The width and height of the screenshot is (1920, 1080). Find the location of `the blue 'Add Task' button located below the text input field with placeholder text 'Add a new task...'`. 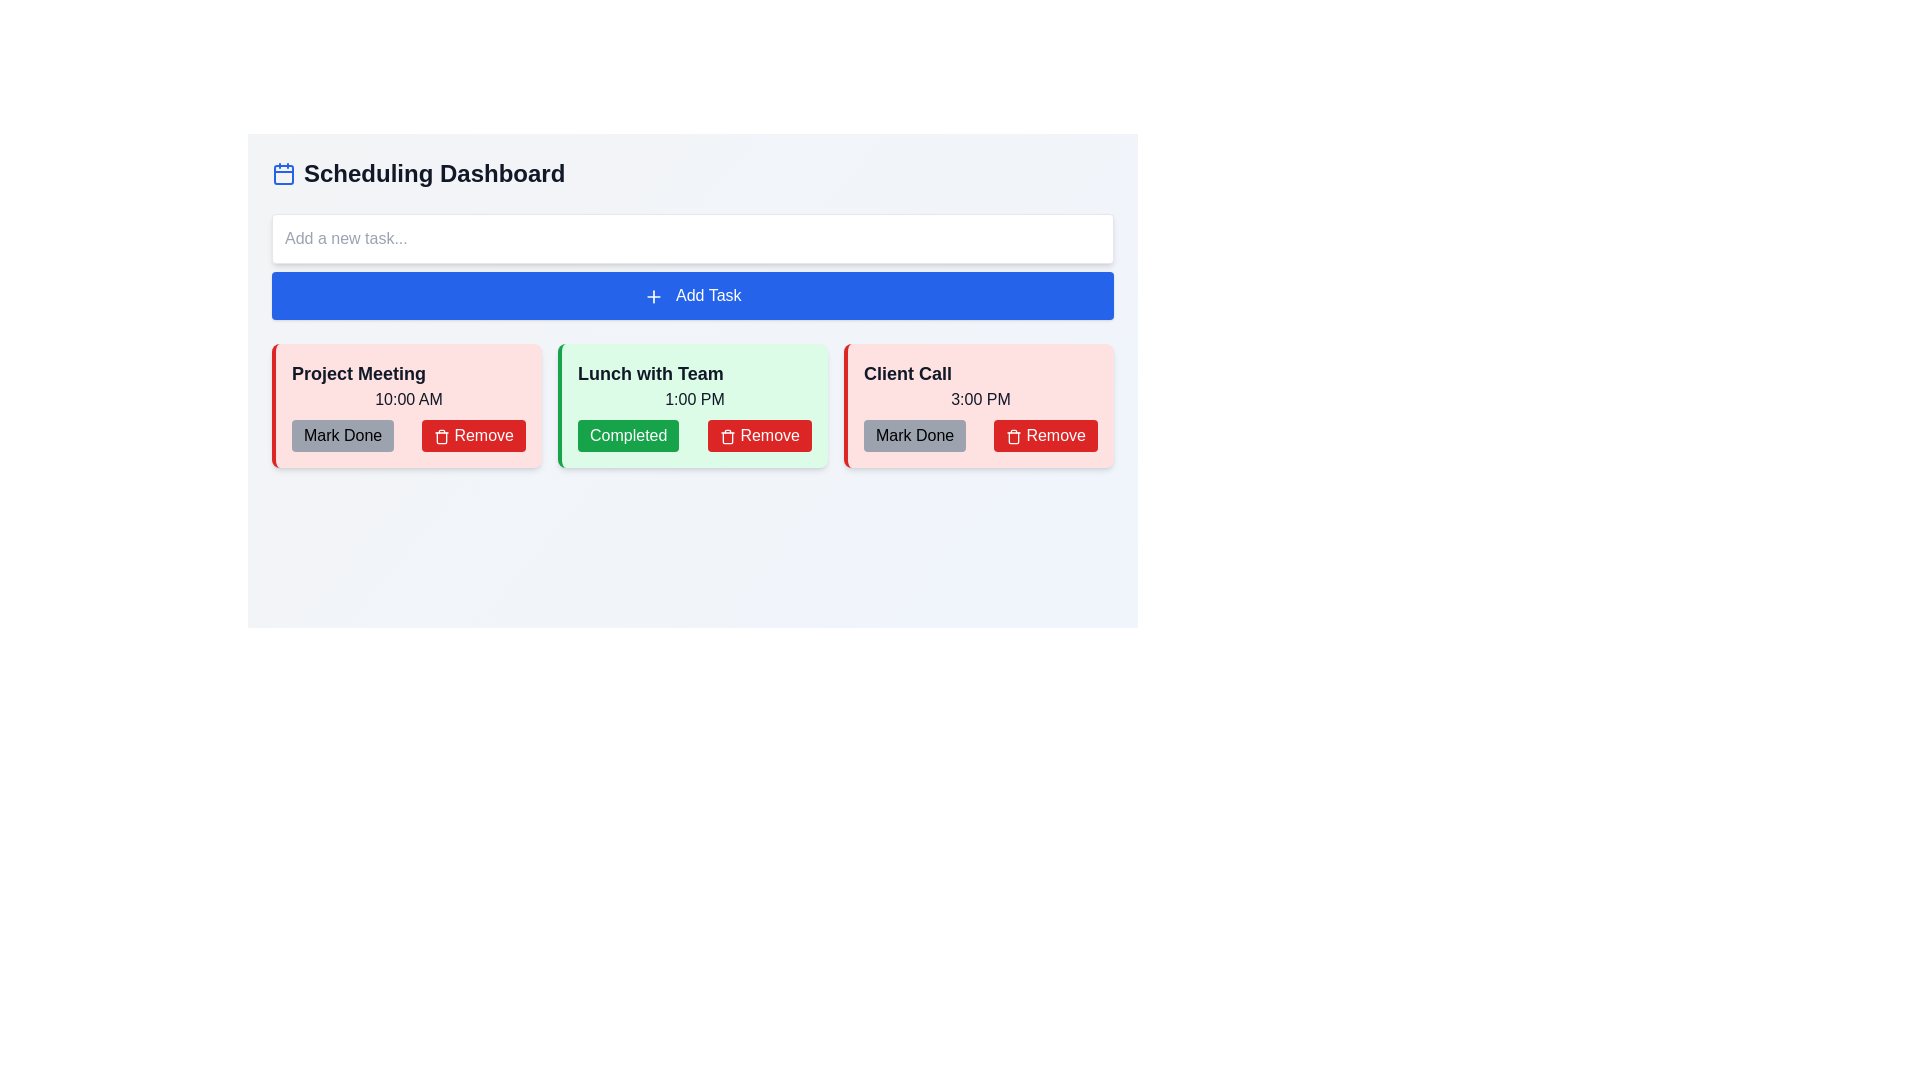

the blue 'Add Task' button located below the text input field with placeholder text 'Add a new task...' is located at coordinates (692, 265).